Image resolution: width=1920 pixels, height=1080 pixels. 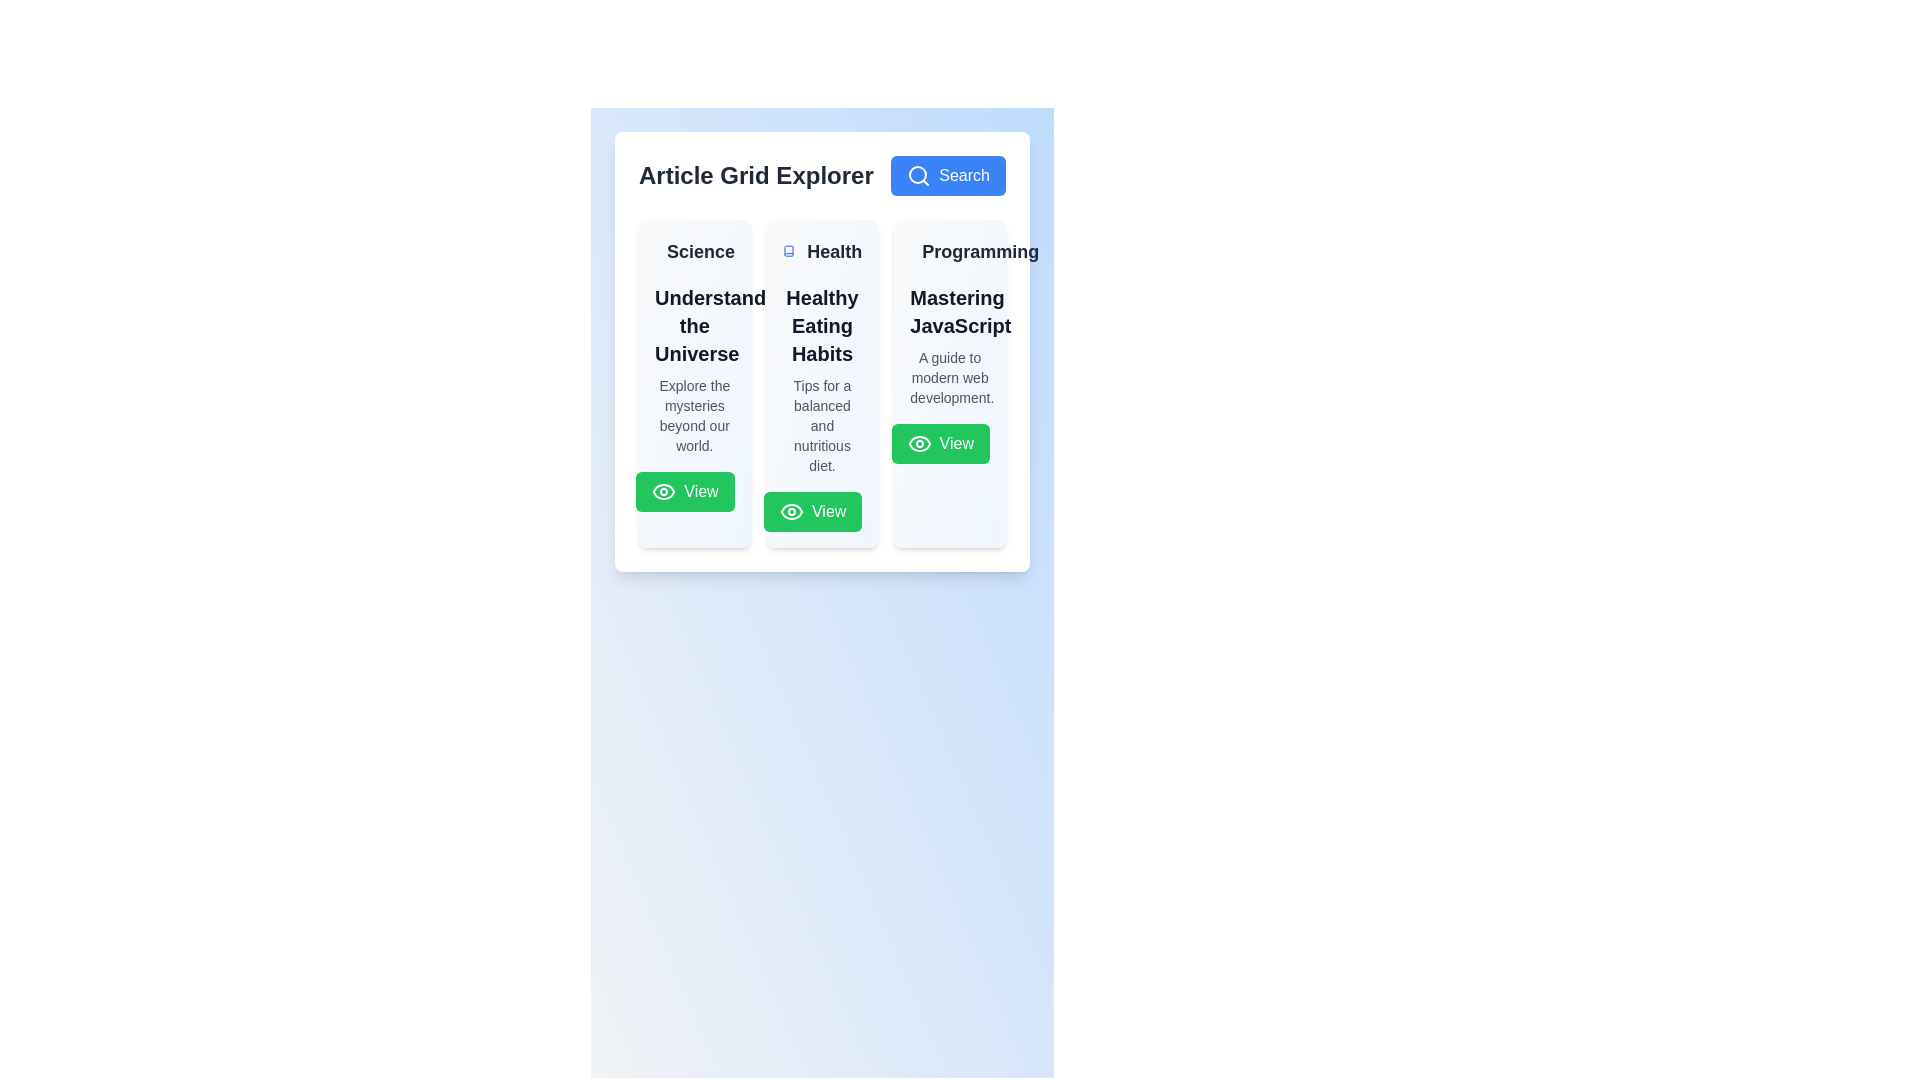 What do you see at coordinates (949, 378) in the screenshot?
I see `the static text label providing context about 'Mastering JavaScript', located in the rightmost column under the 'Programming' section, directly beneath the title and above the green 'View' button` at bounding box center [949, 378].